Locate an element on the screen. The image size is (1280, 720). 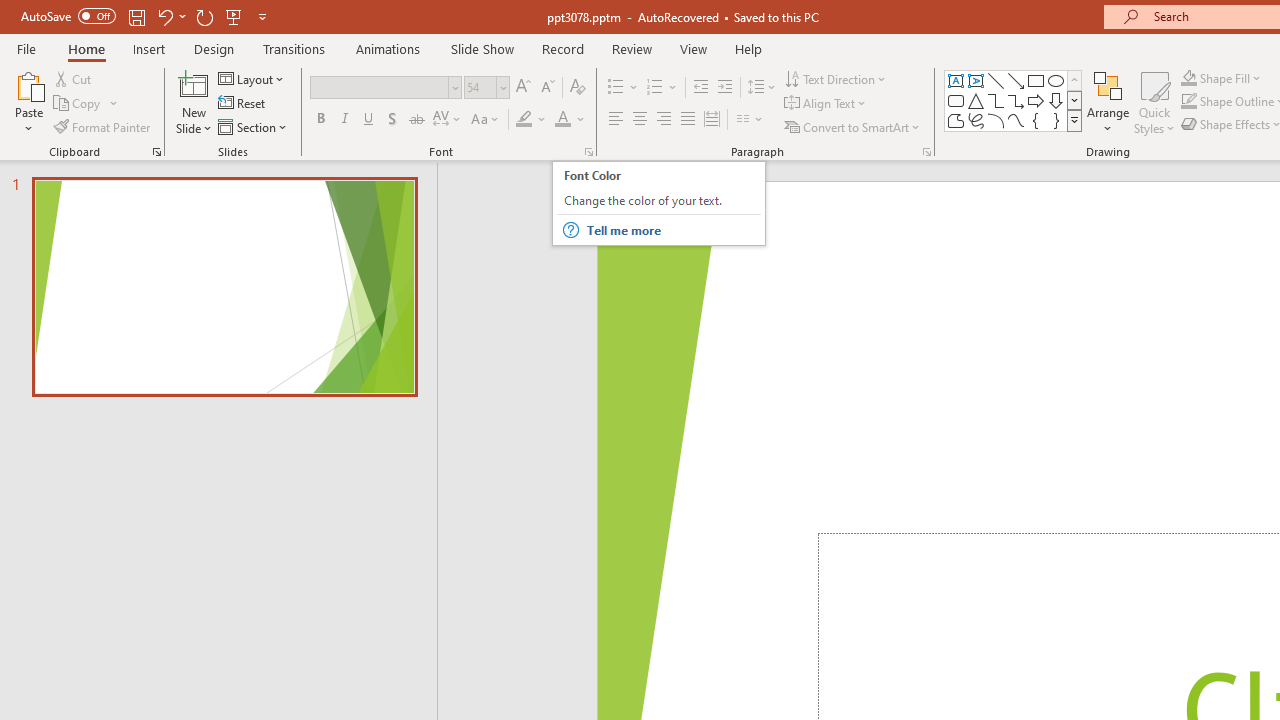
'Row up' is located at coordinates (1073, 79).